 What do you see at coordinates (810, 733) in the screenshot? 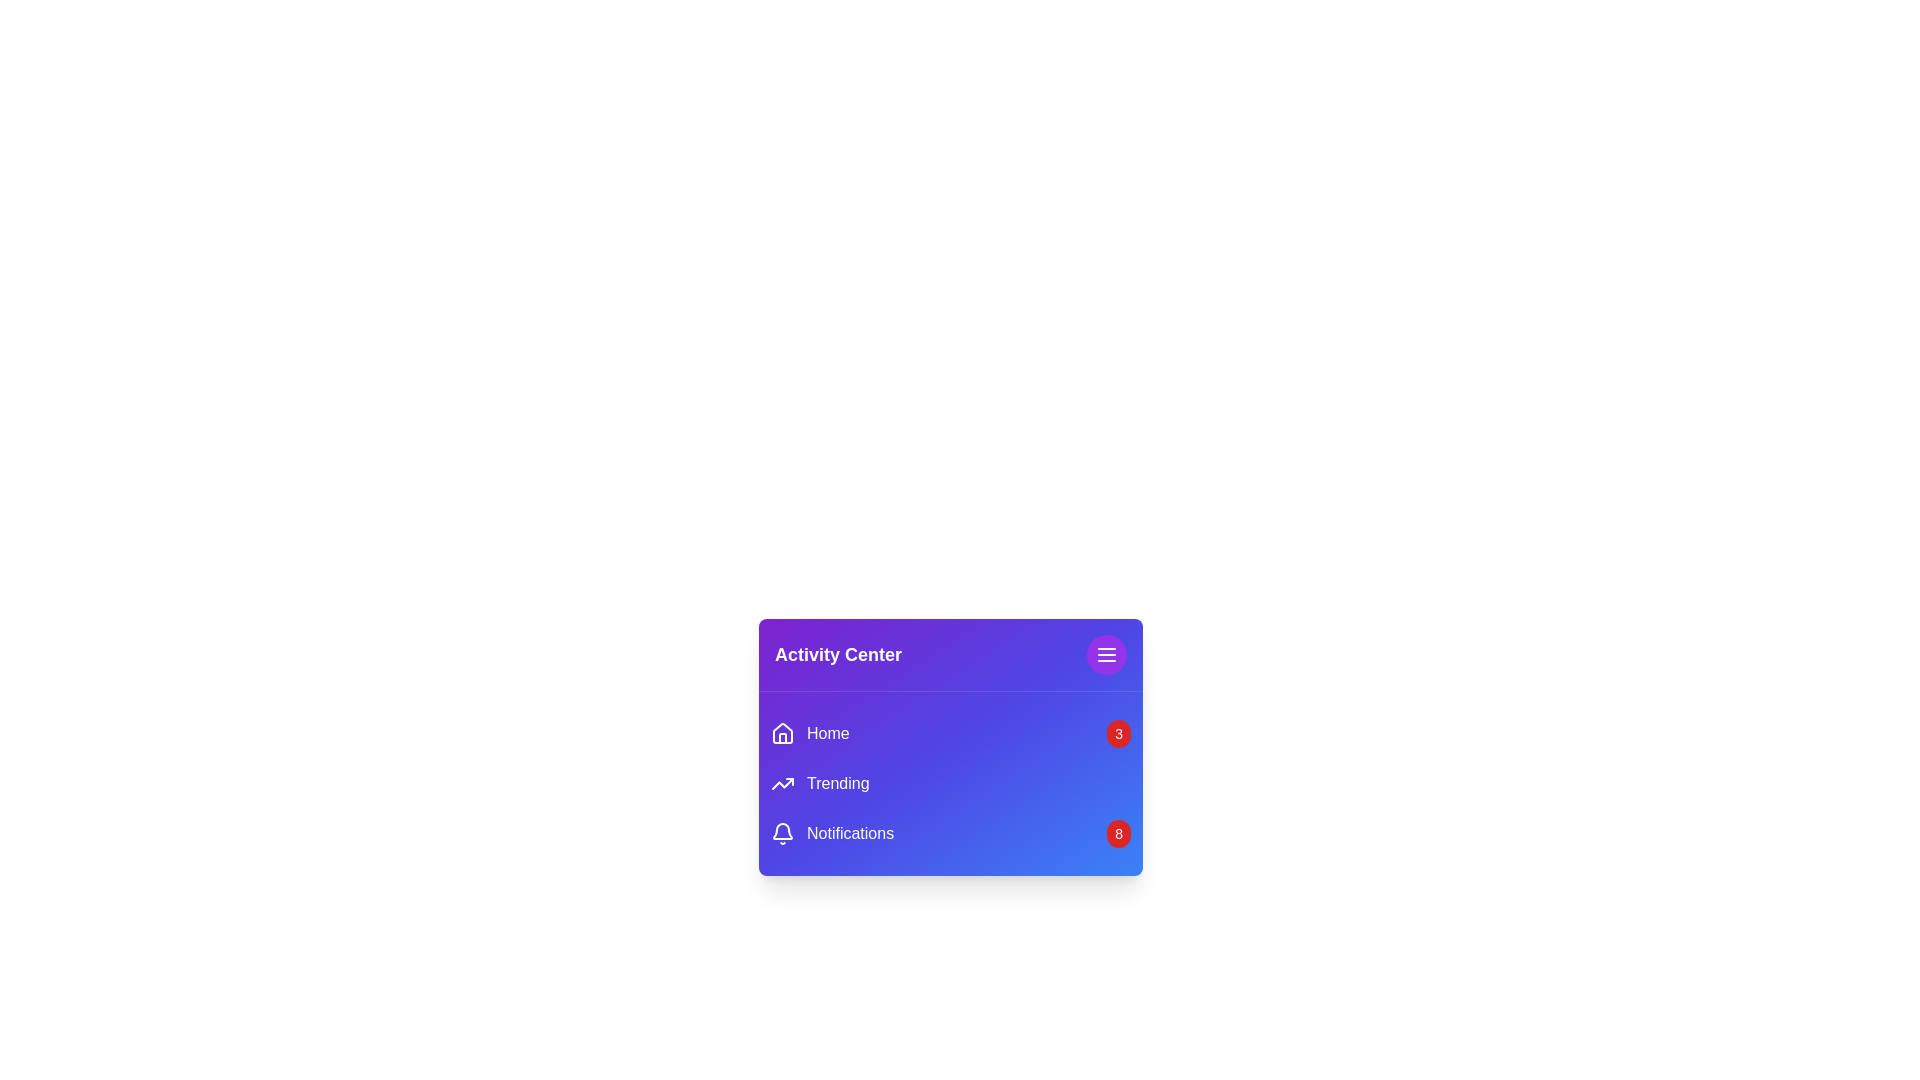
I see `the menu item Home to observe hover effects` at bounding box center [810, 733].